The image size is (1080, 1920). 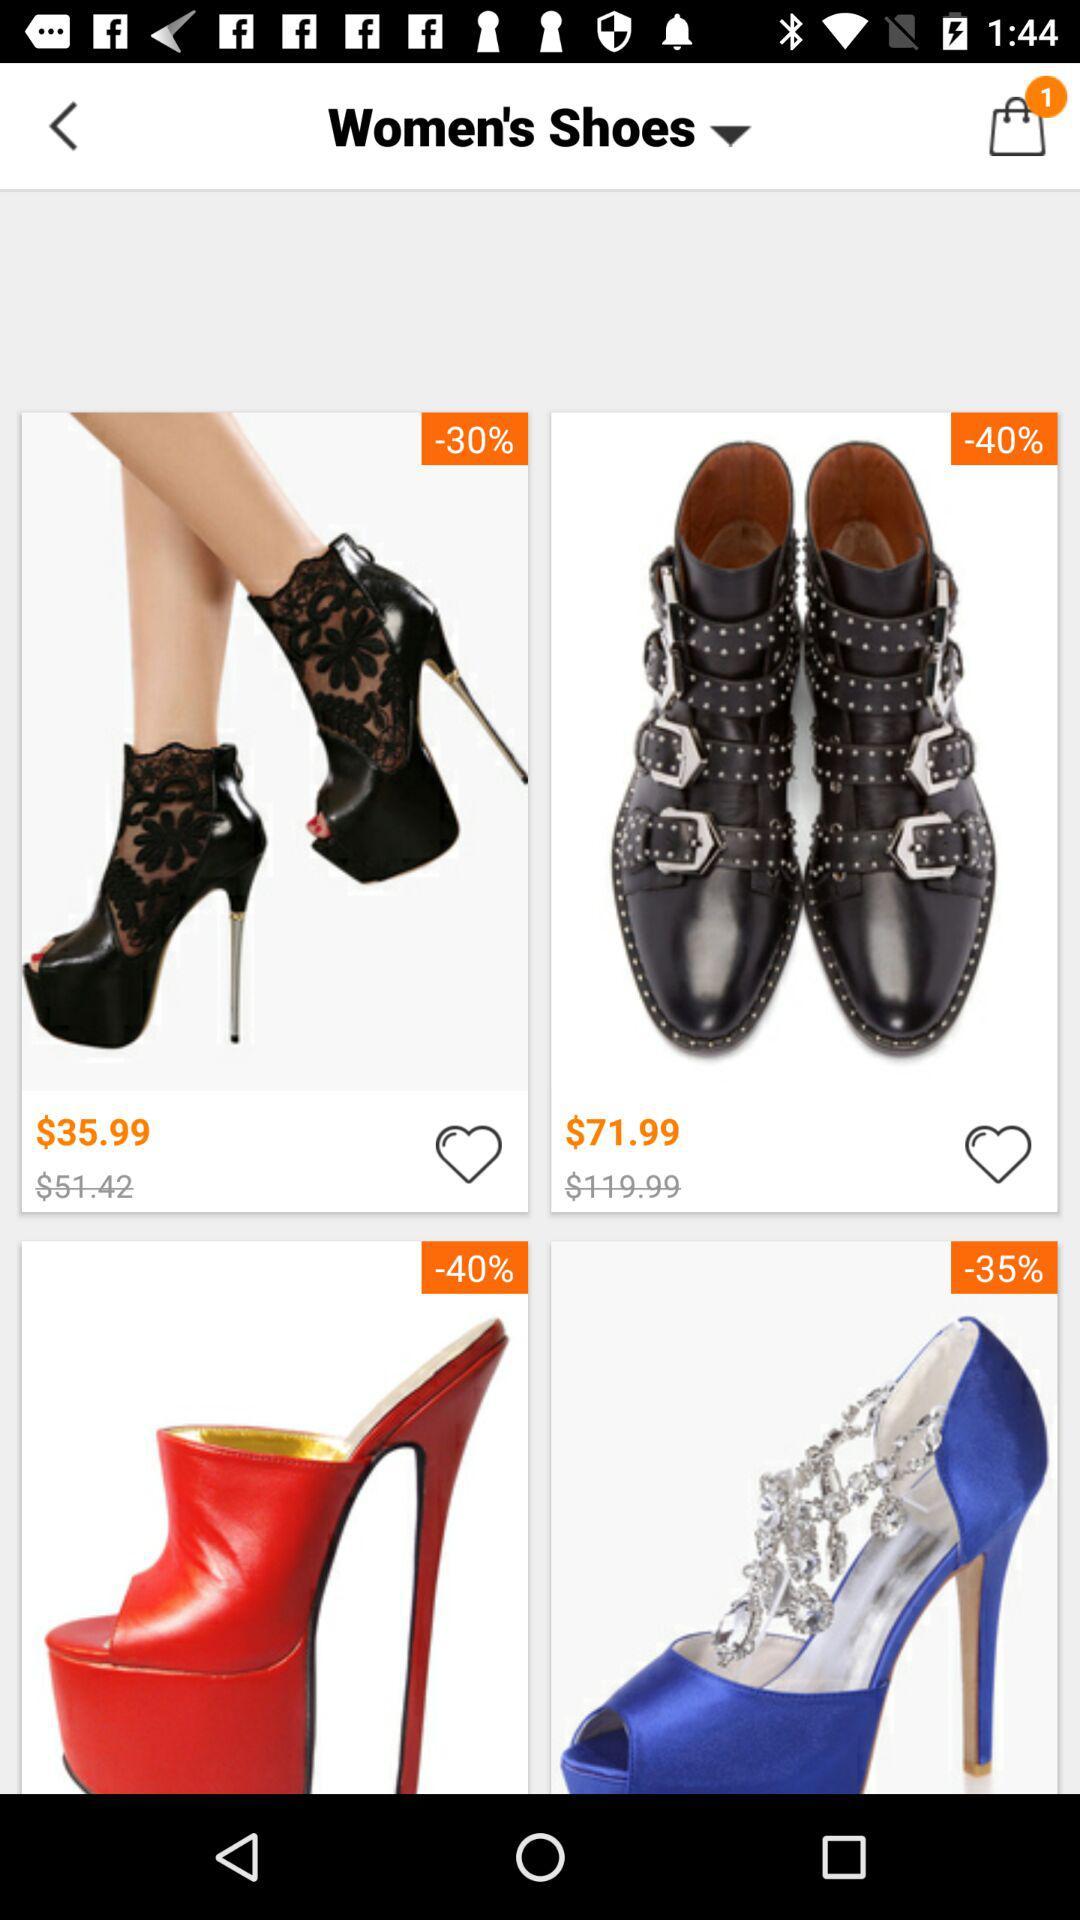 What do you see at coordinates (468, 1152) in the screenshot?
I see `favorite` at bounding box center [468, 1152].